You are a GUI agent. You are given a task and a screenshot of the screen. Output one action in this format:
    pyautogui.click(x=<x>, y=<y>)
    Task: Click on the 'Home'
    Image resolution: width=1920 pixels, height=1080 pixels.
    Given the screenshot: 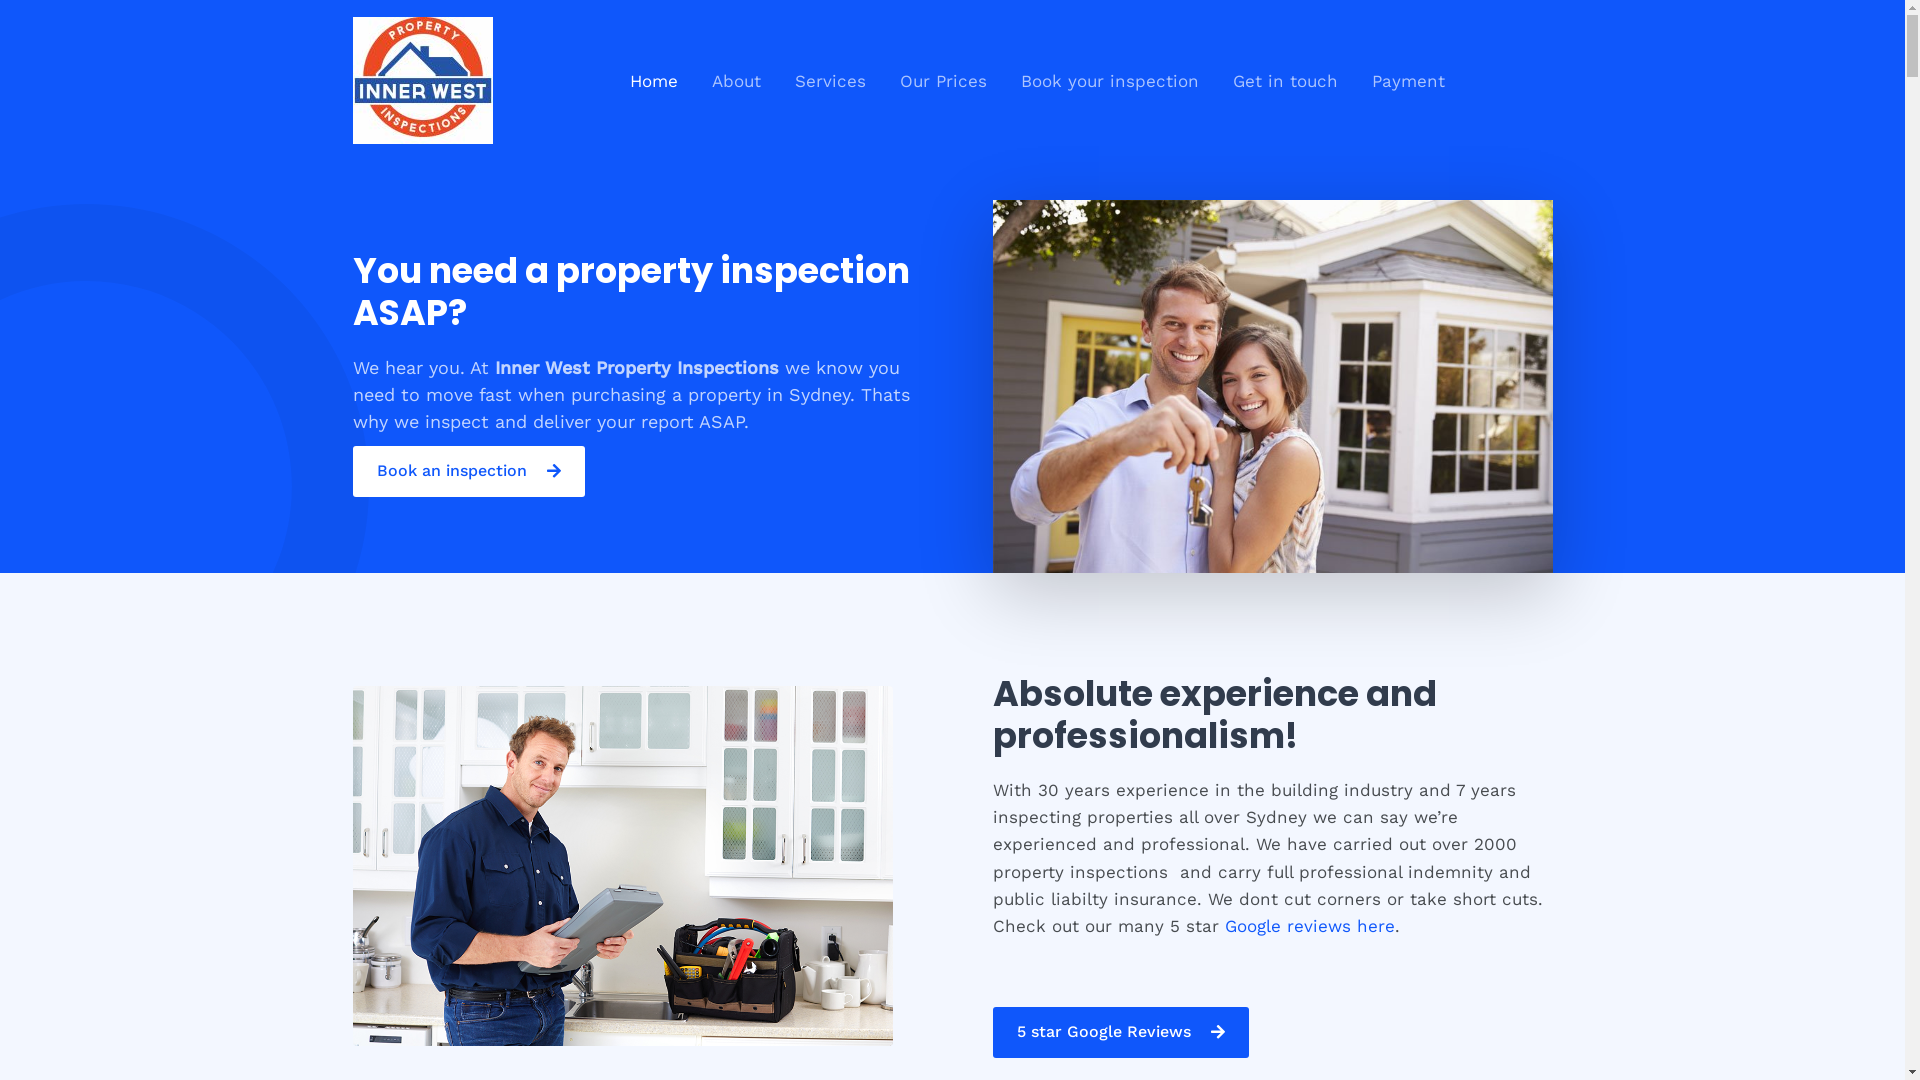 What is the action you would take?
    pyautogui.click(x=610, y=80)
    